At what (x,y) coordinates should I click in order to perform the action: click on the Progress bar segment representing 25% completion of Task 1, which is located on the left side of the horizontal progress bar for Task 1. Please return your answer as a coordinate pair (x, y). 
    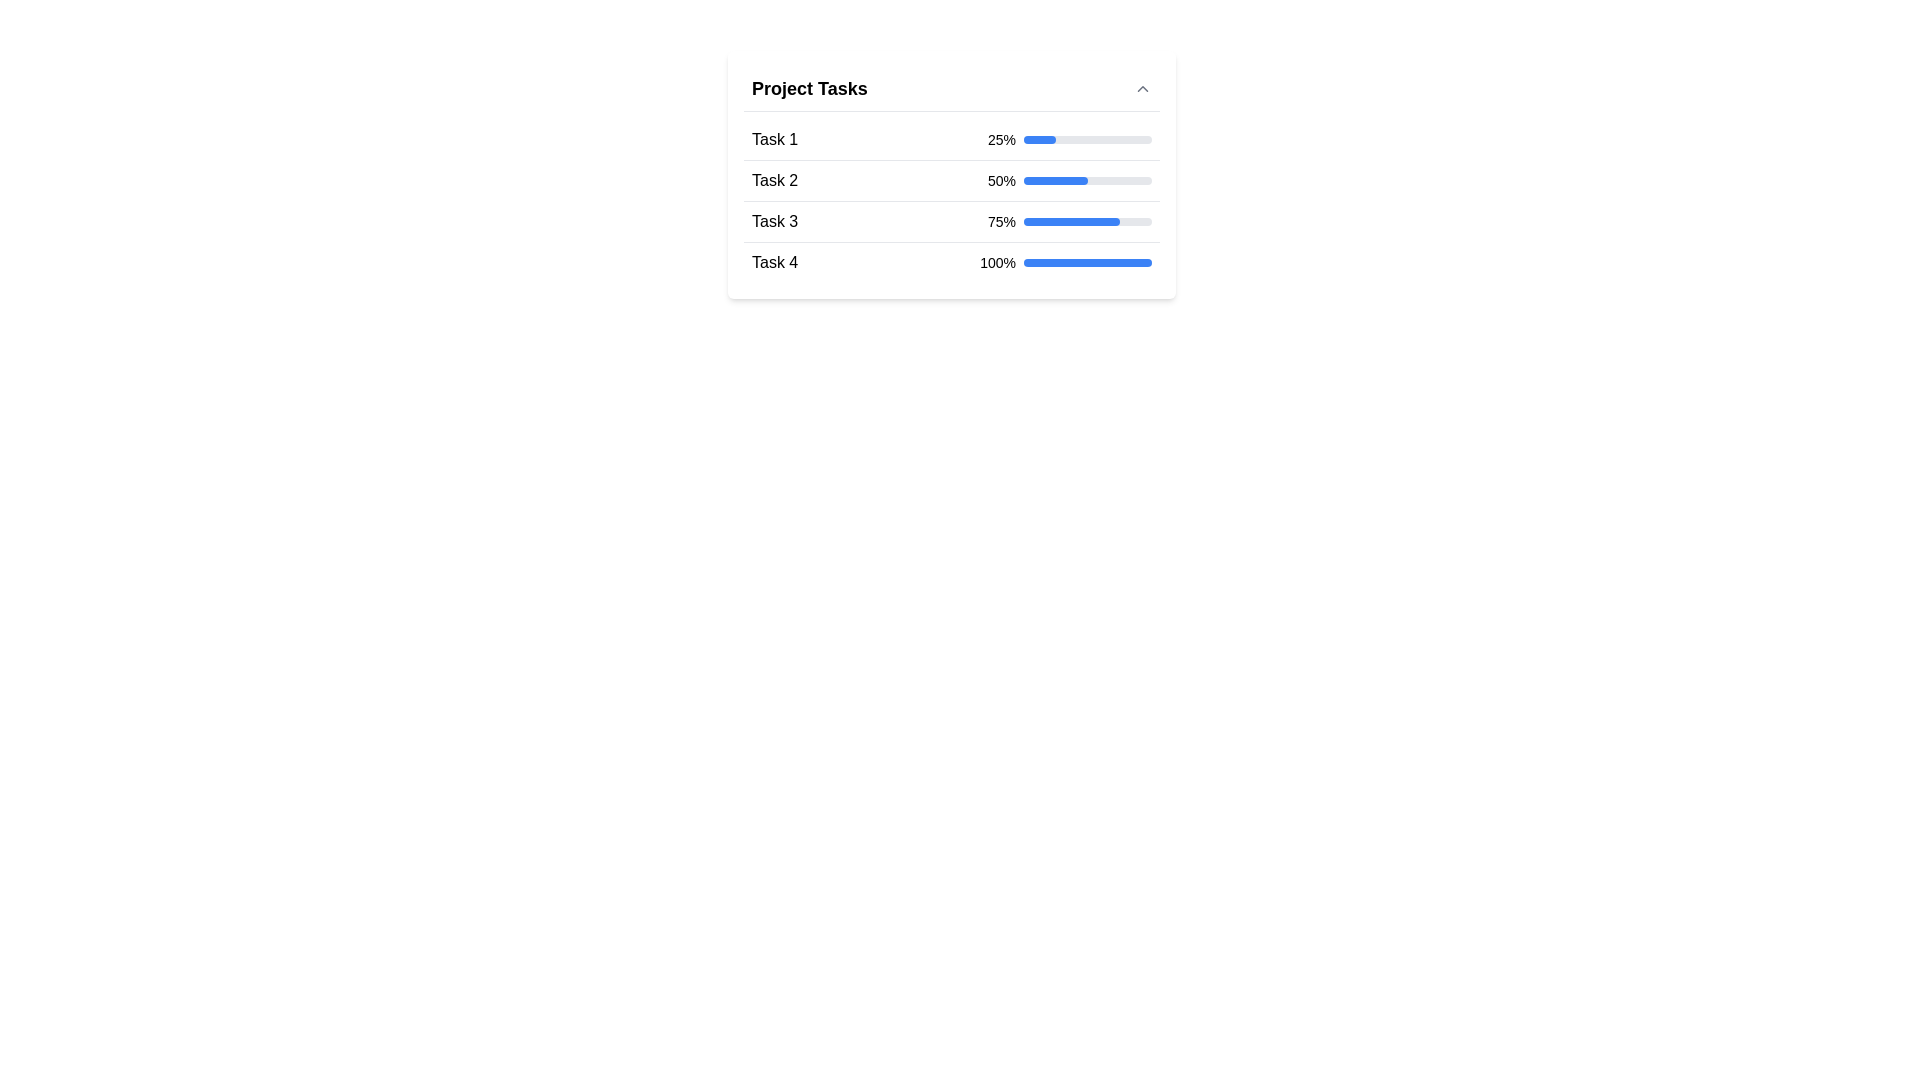
    Looking at the image, I should click on (1040, 138).